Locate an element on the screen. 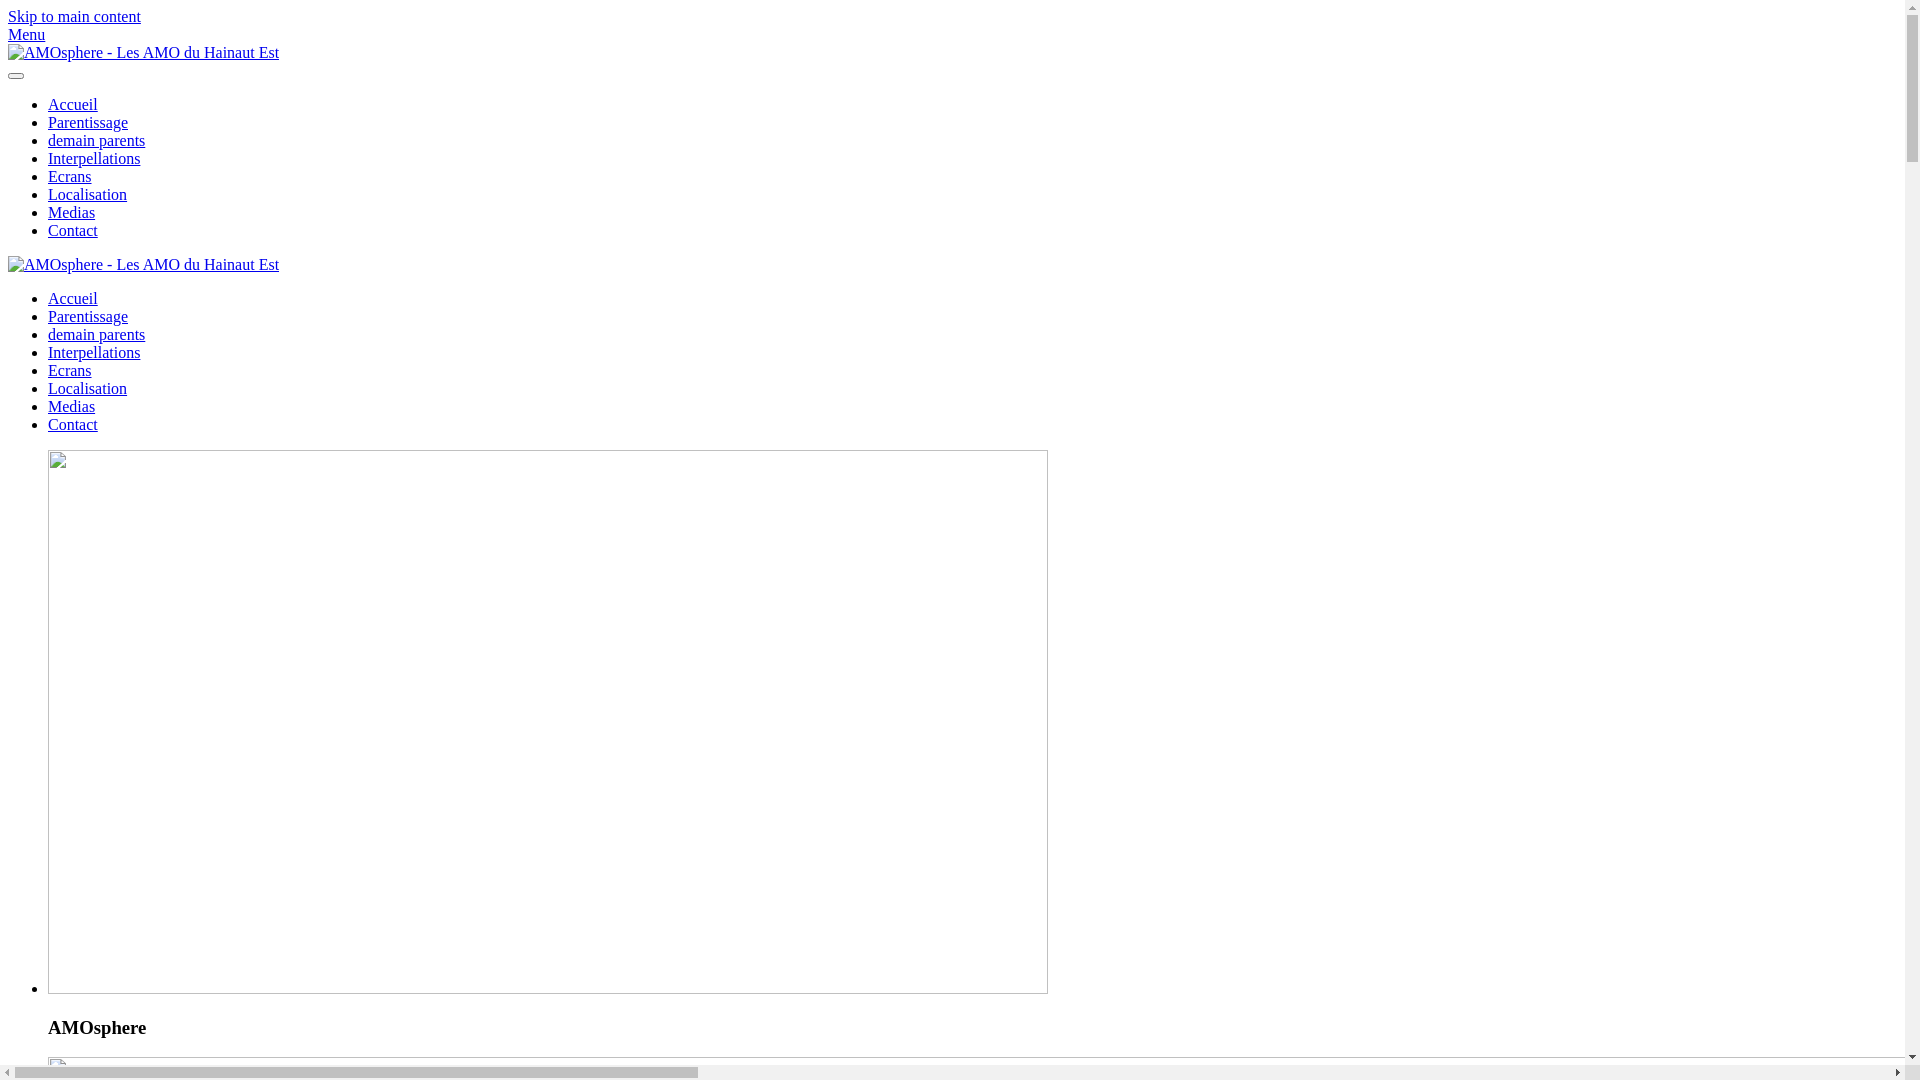 The width and height of the screenshot is (1920, 1080). 'Interpellations' is located at coordinates (93, 157).